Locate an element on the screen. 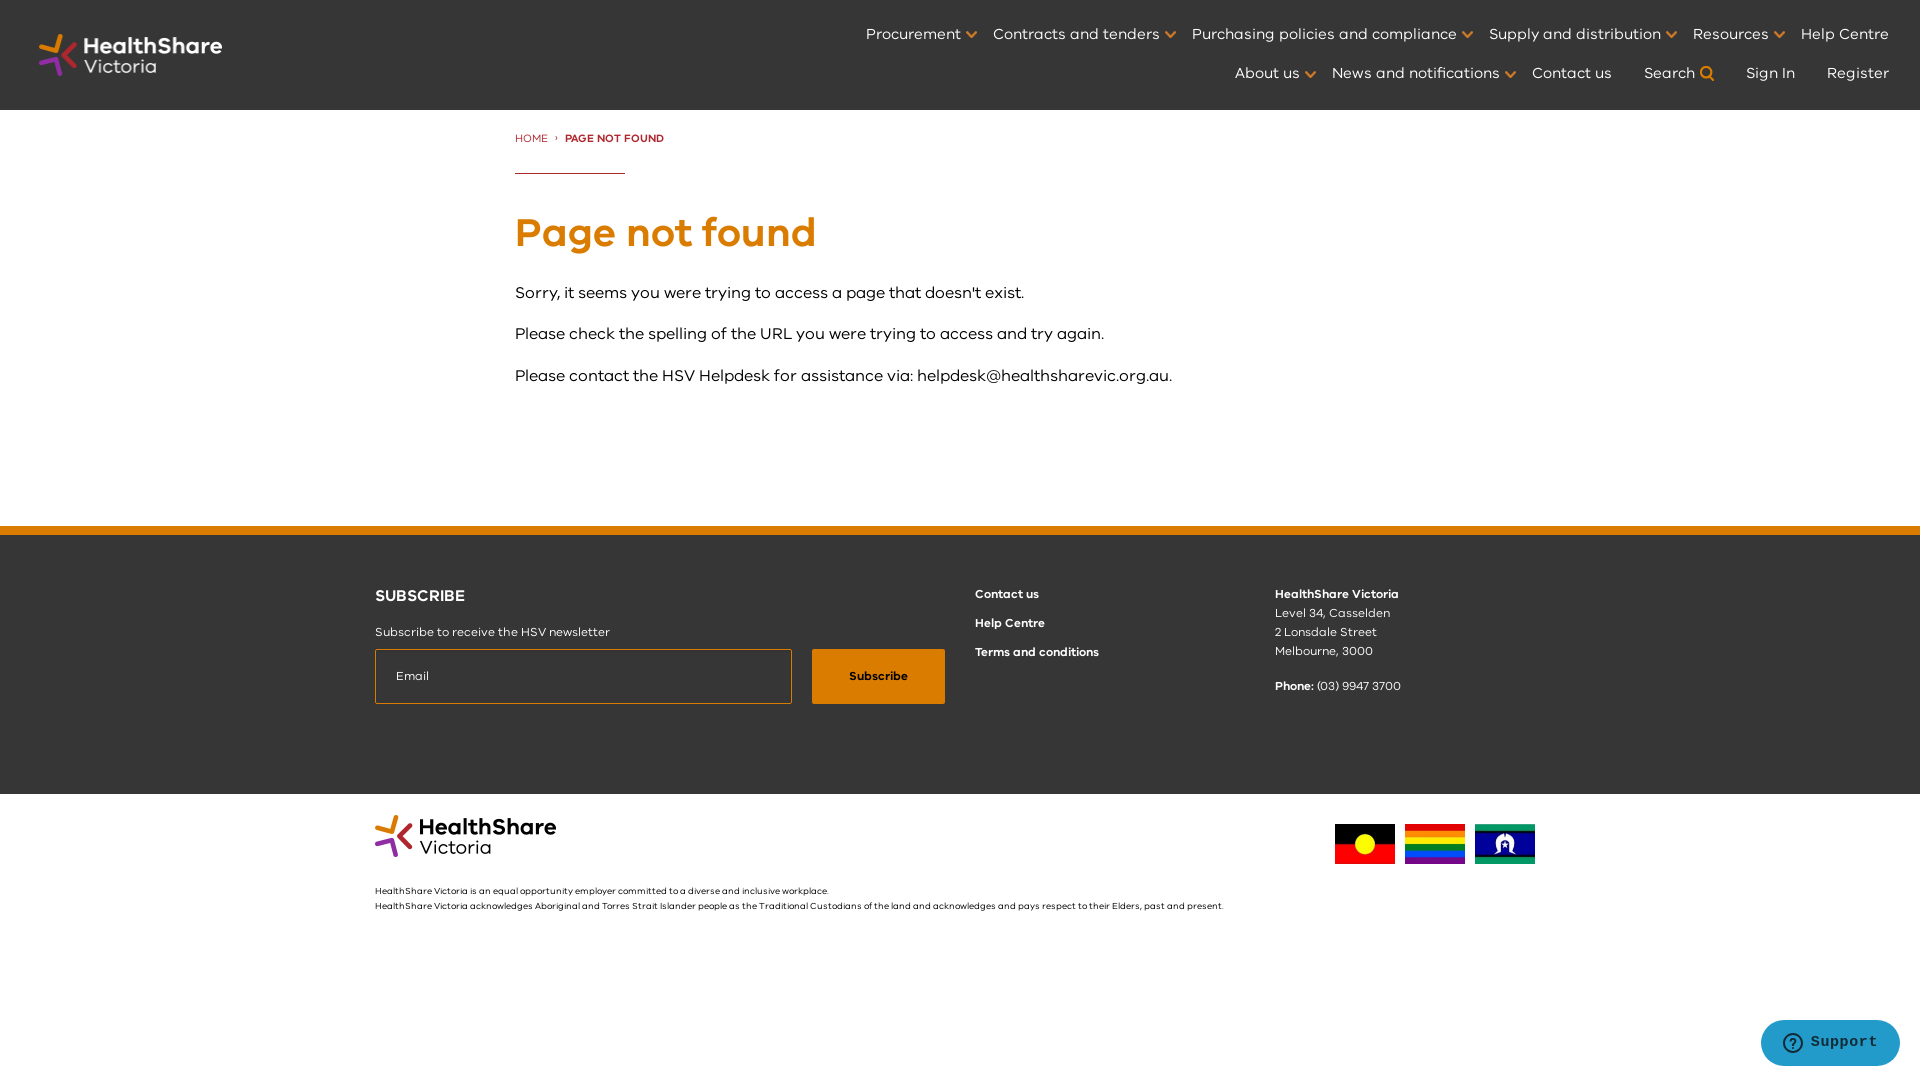  'Subscribe' is located at coordinates (878, 676).